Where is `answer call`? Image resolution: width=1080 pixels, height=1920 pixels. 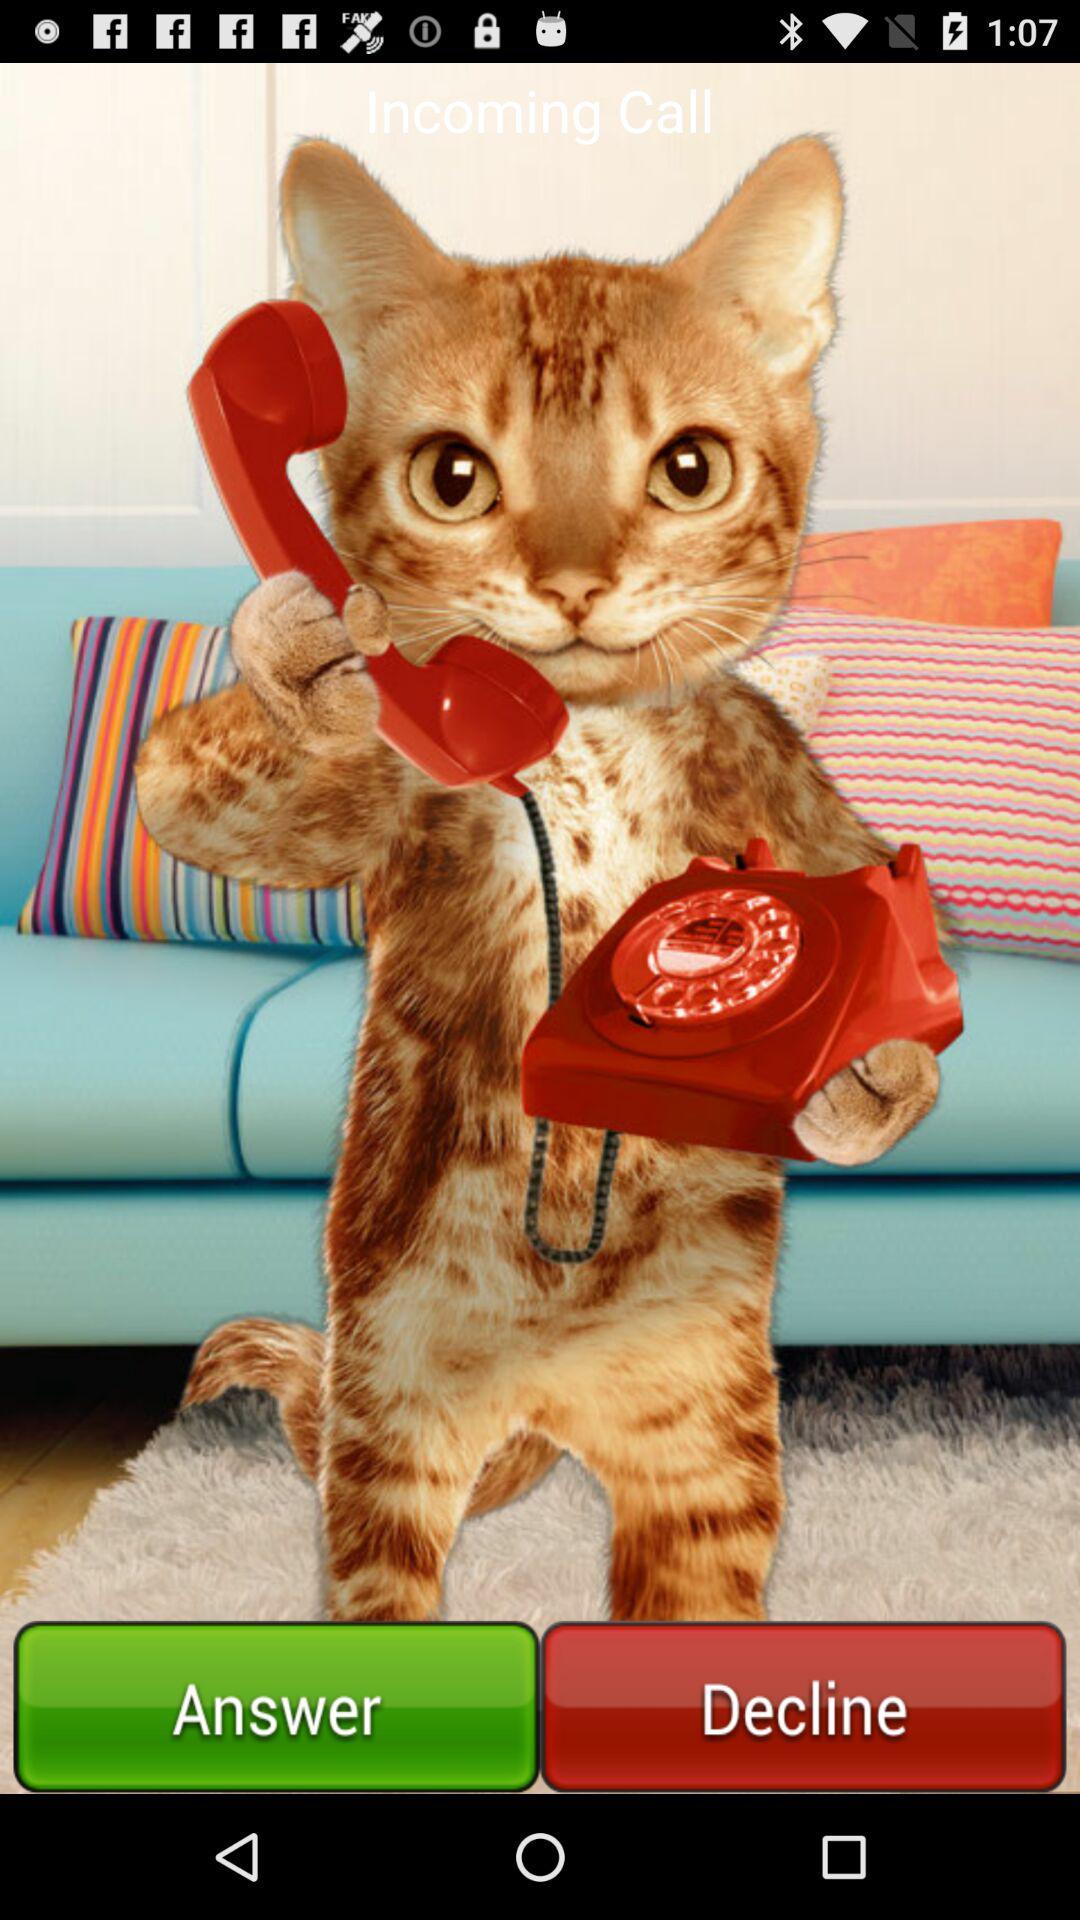
answer call is located at coordinates (276, 1706).